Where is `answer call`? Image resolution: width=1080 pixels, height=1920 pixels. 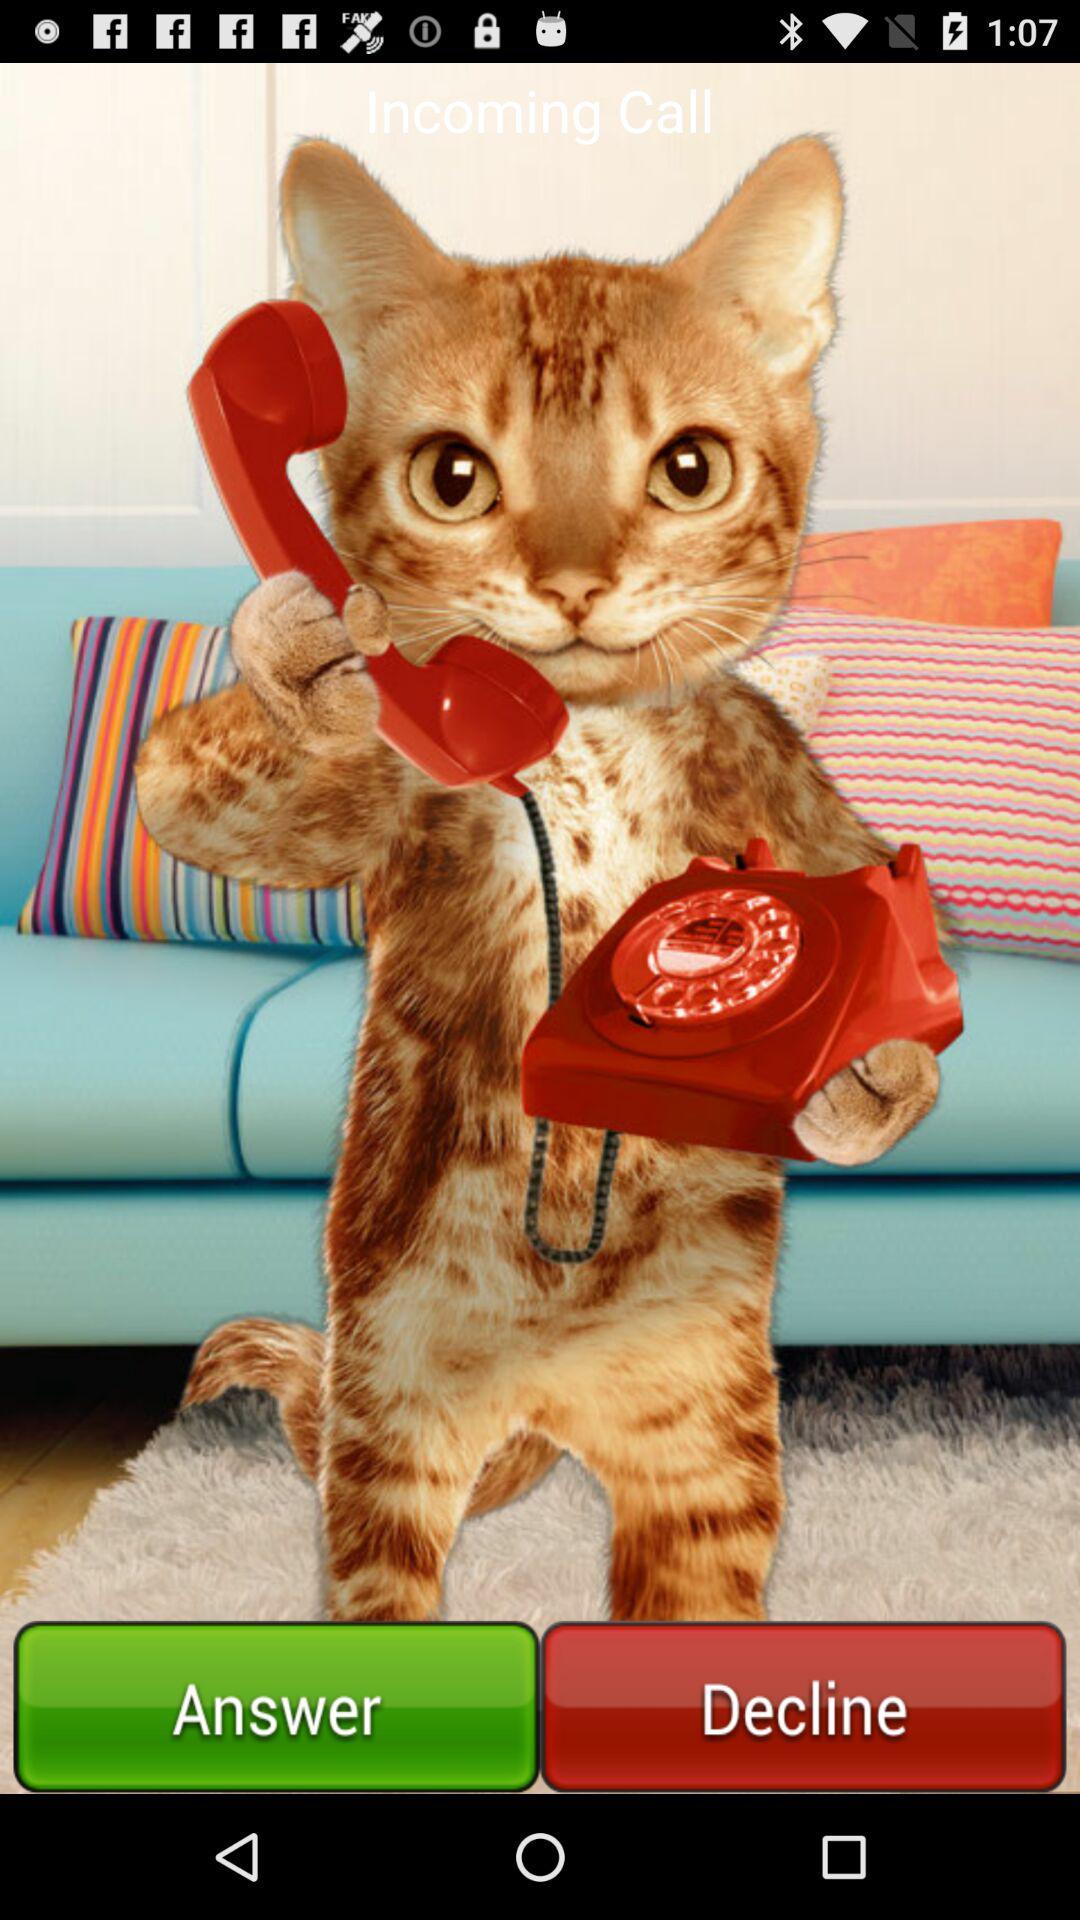
answer call is located at coordinates (276, 1706).